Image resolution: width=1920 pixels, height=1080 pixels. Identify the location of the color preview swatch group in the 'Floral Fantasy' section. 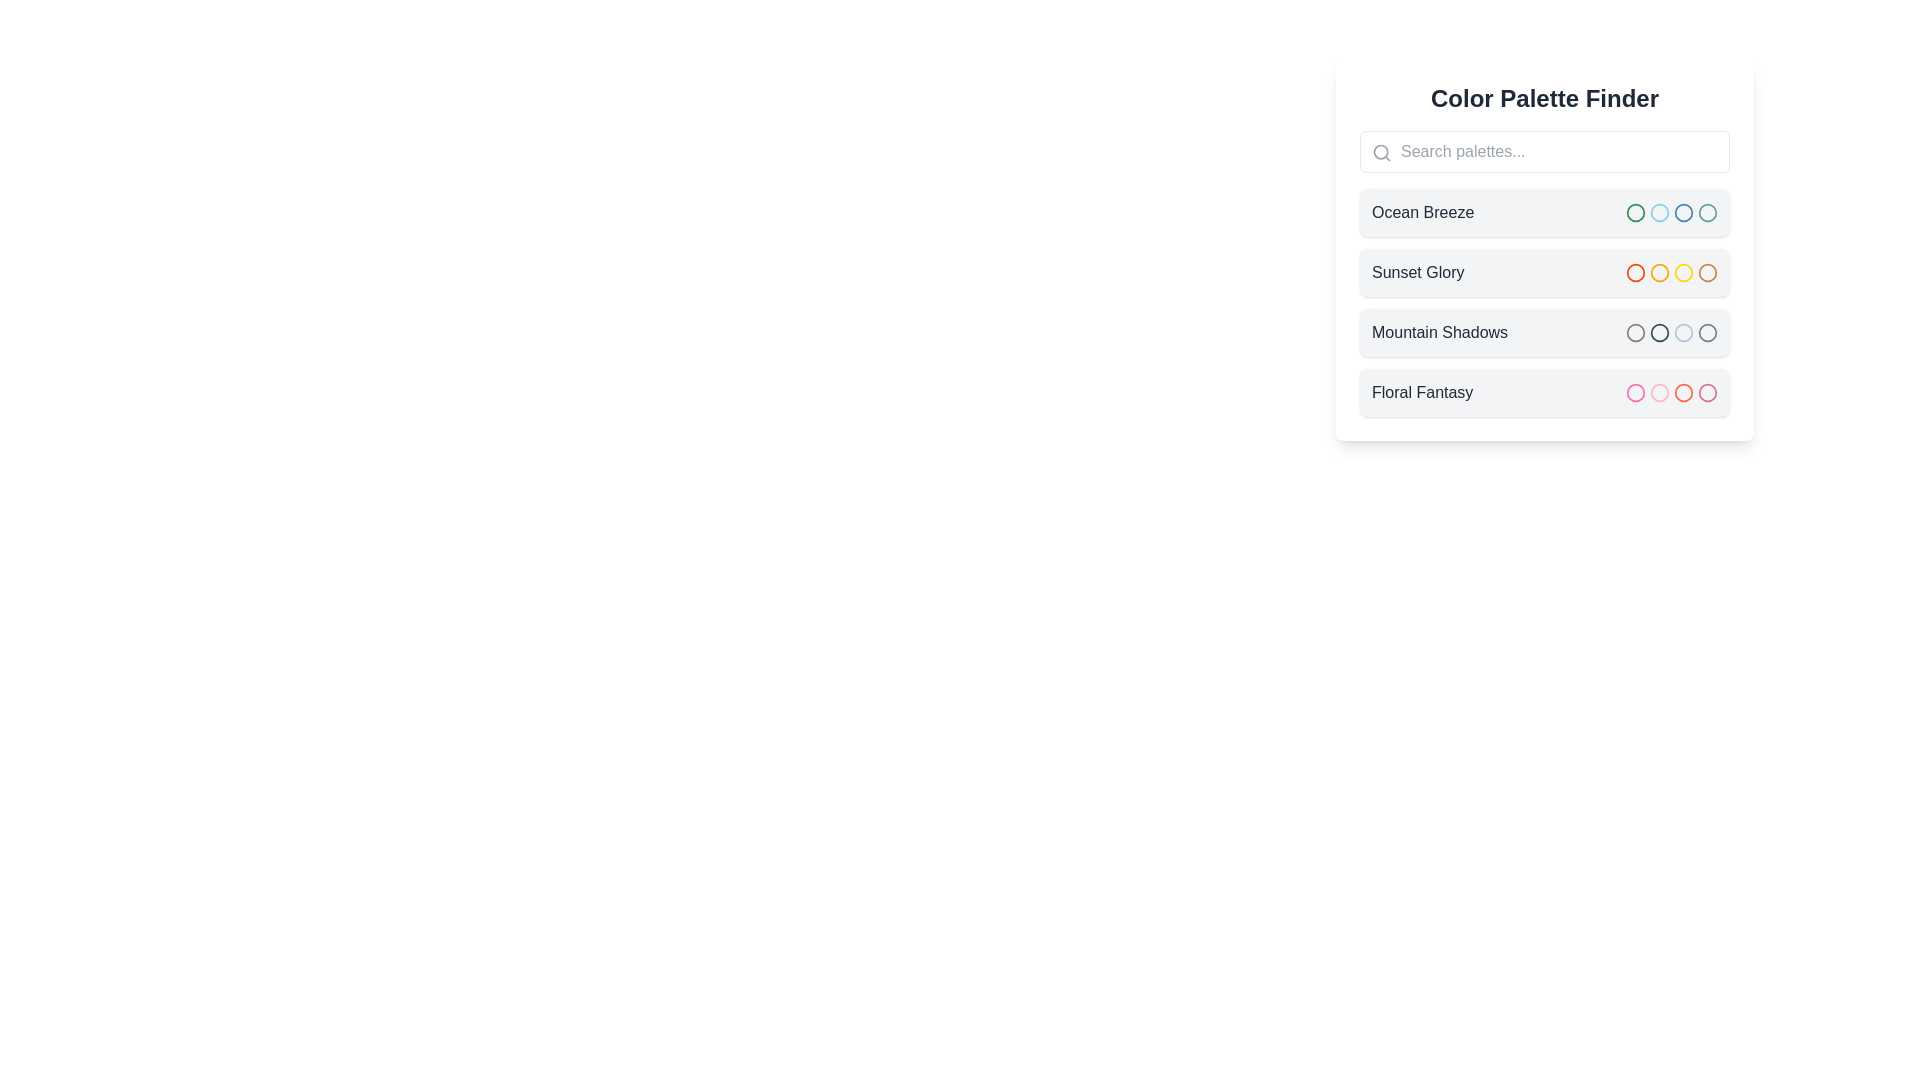
(1671, 393).